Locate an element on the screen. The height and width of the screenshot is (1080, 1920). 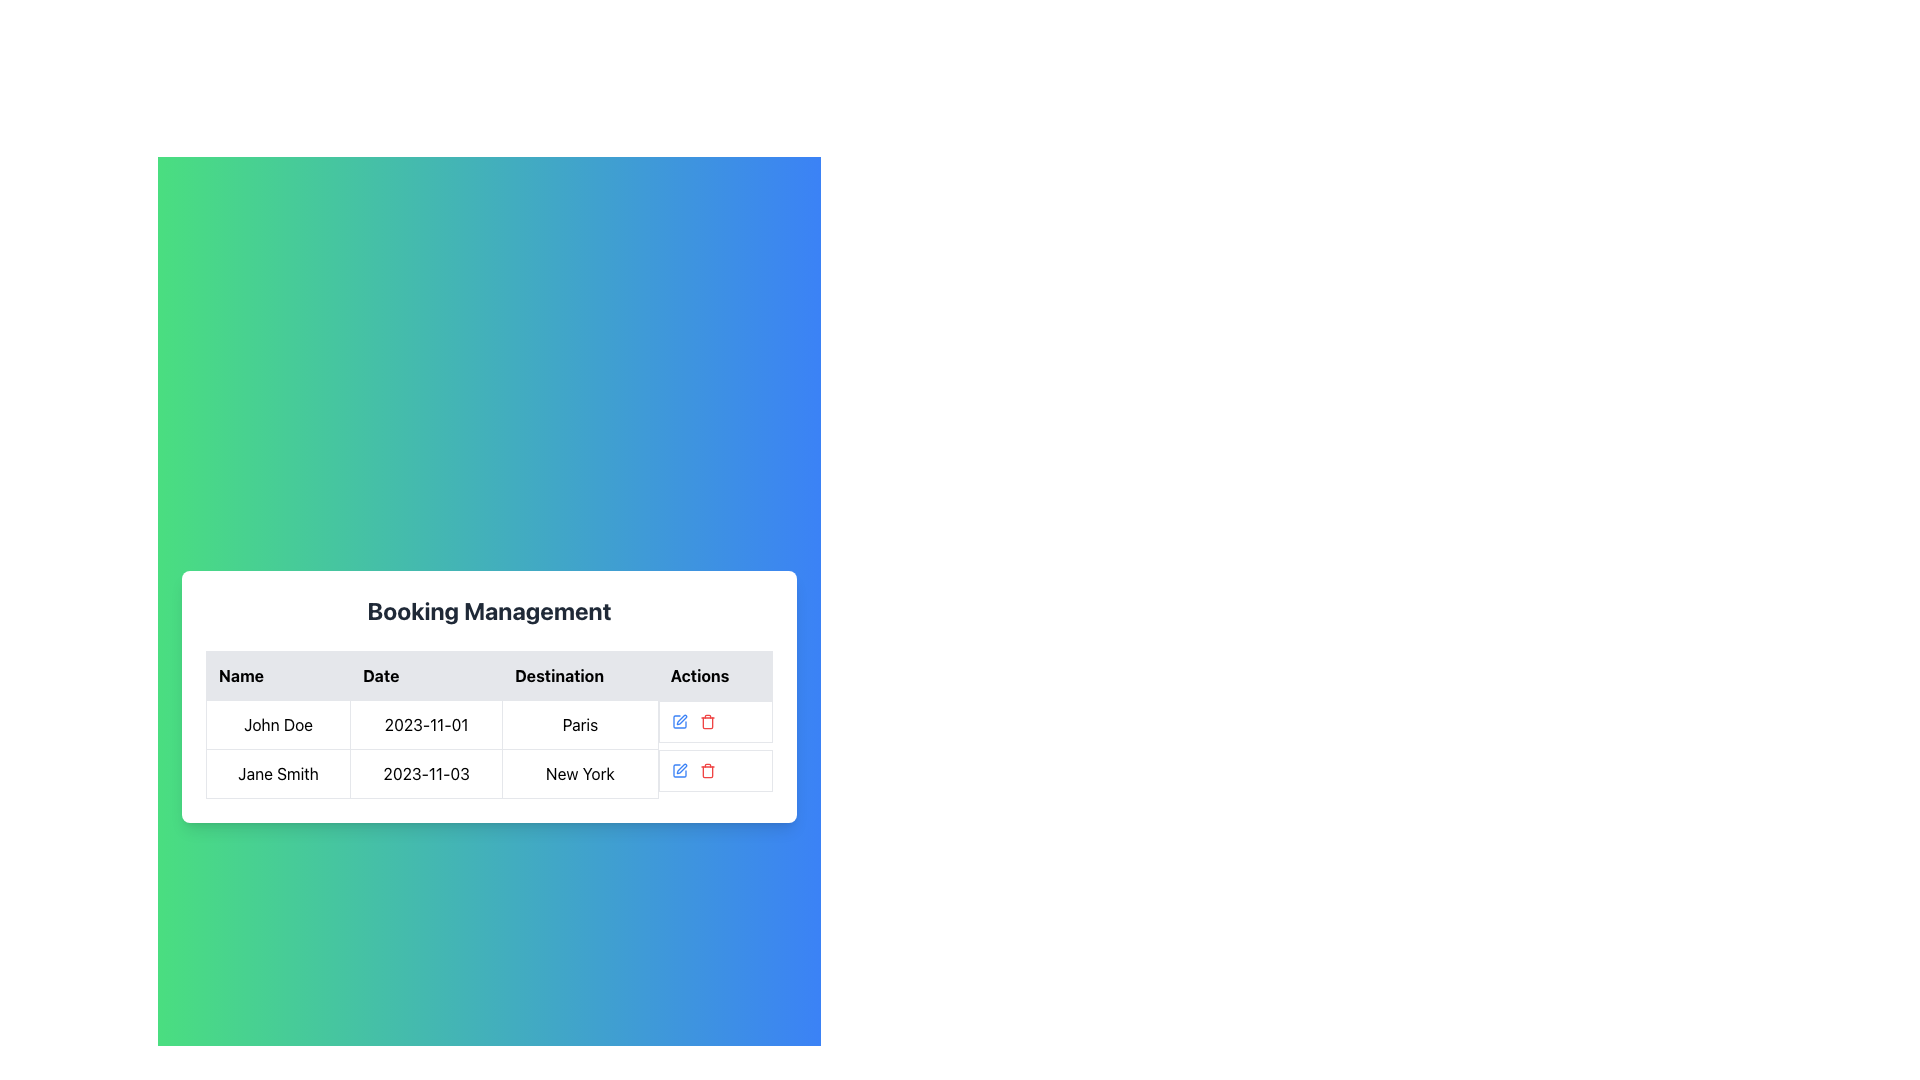
the first row of the table under the 'Booking Management' header, which contains the text 'John Doe', '2023-11-01', and 'Paris' is located at coordinates (489, 725).